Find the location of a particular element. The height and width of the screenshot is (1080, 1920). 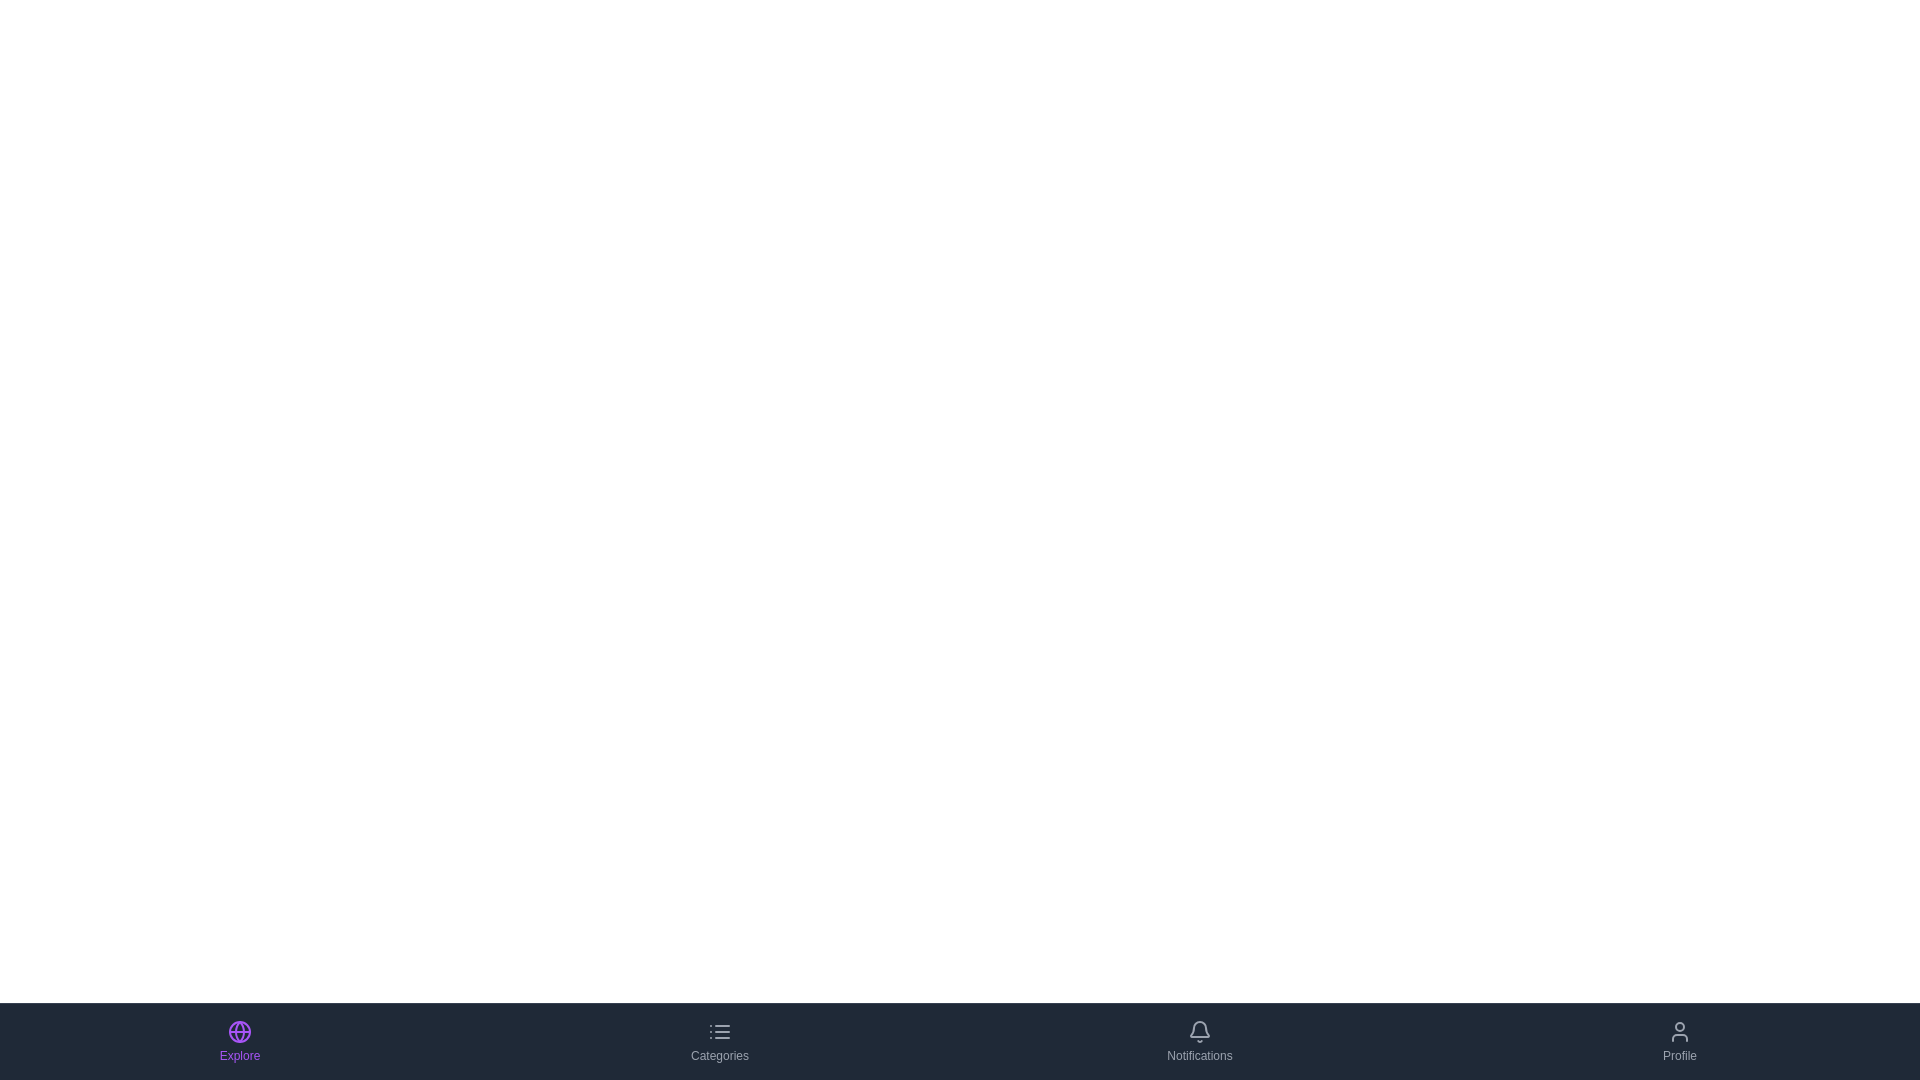

the circular globe icon with a thin purple outline located under the 'Explore' label in the bottom navigation bar is located at coordinates (240, 1032).